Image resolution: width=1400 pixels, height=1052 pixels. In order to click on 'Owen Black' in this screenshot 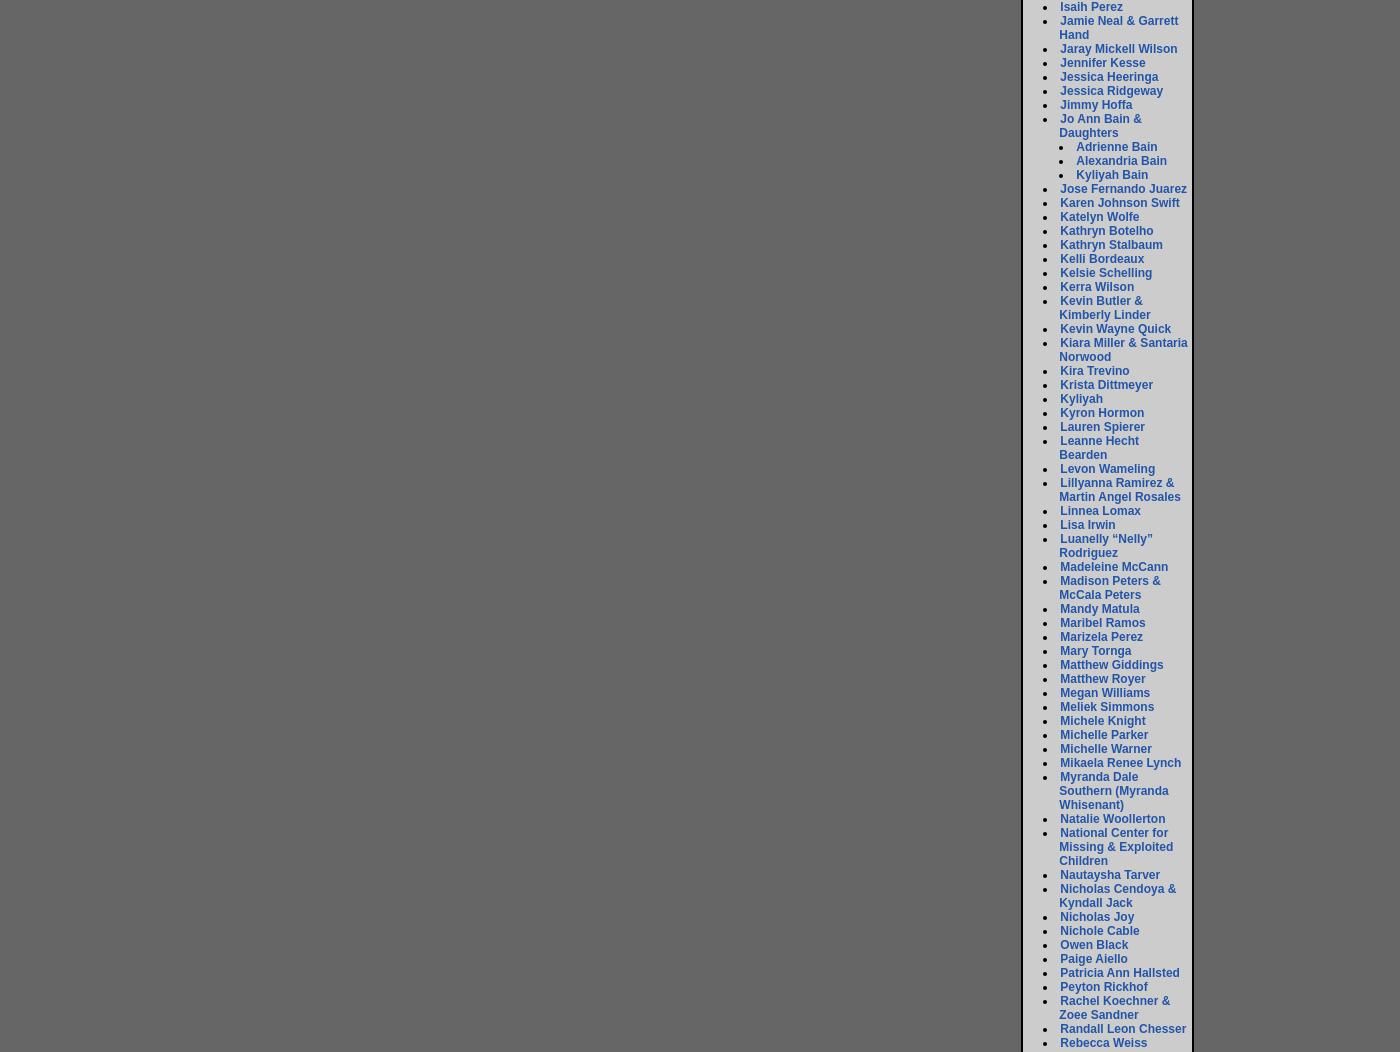, I will do `click(1059, 944)`.